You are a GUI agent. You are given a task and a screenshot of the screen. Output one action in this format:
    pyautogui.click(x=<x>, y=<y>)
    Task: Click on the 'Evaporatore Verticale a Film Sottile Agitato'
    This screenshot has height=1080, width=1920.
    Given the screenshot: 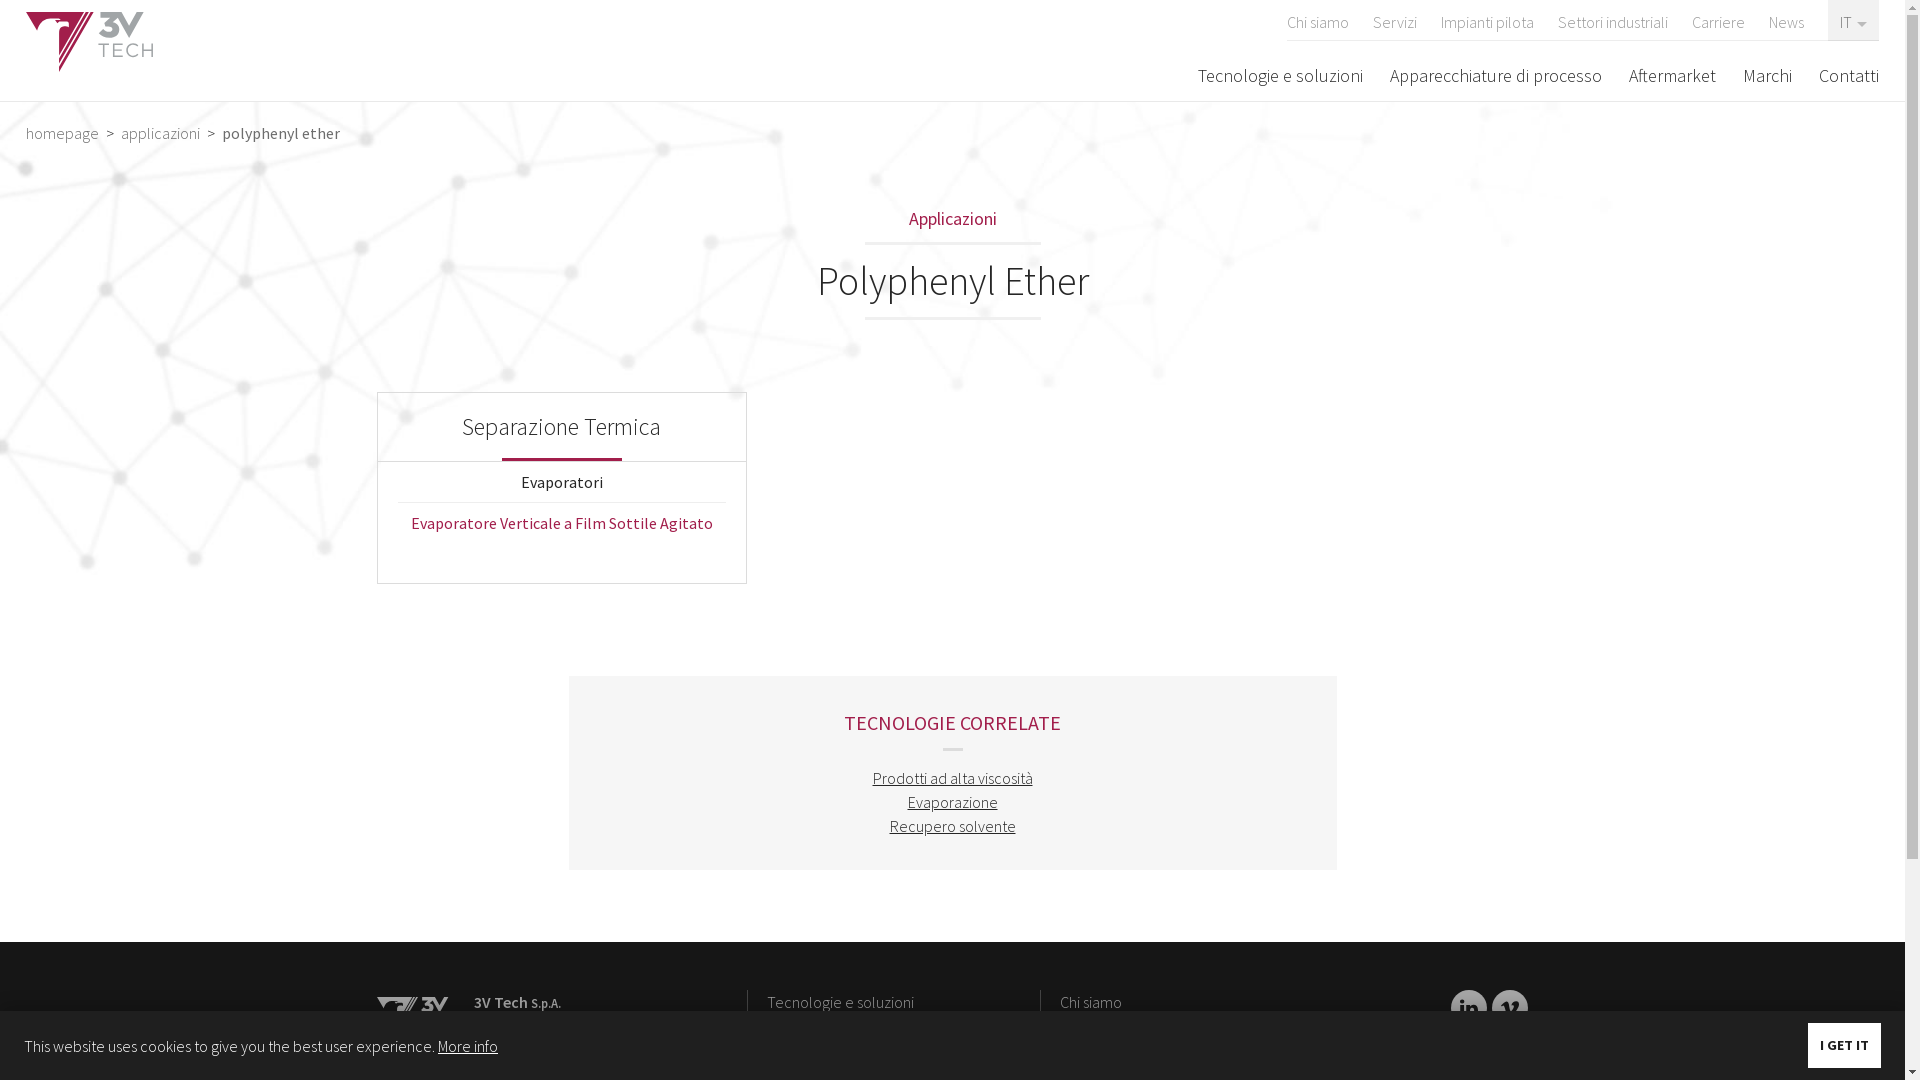 What is the action you would take?
    pyautogui.click(x=560, y=522)
    